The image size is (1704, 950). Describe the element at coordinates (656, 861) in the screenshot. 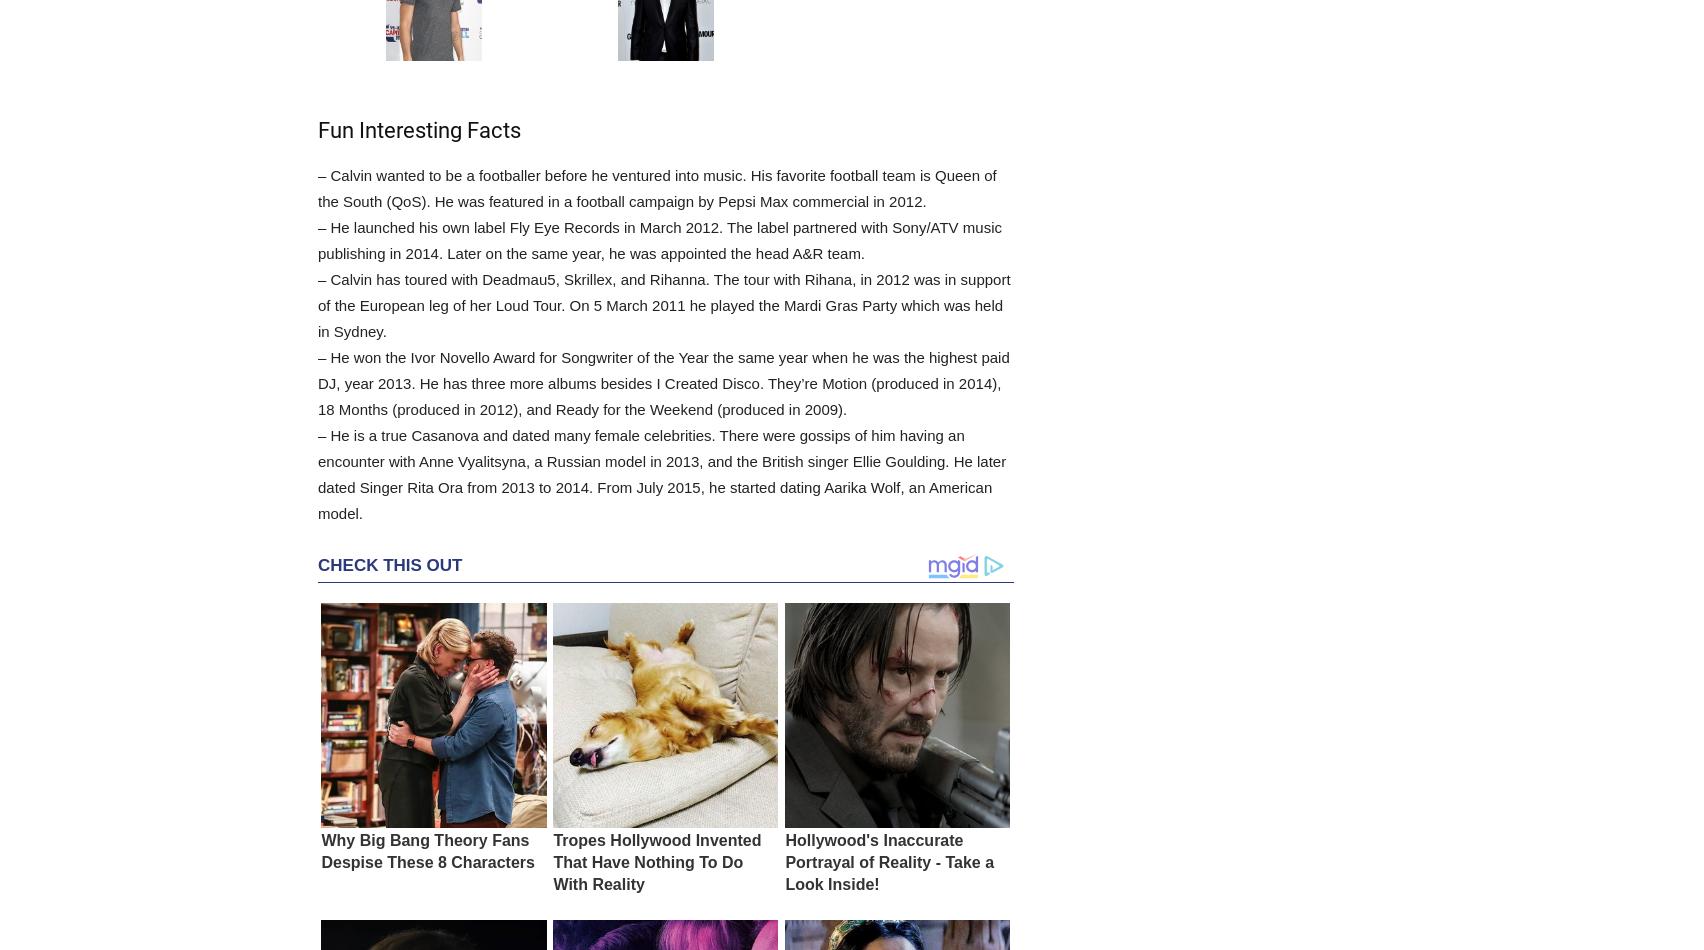

I see `'Tropes Hollywood Invented That Have Nothing To Do With Reality'` at that location.